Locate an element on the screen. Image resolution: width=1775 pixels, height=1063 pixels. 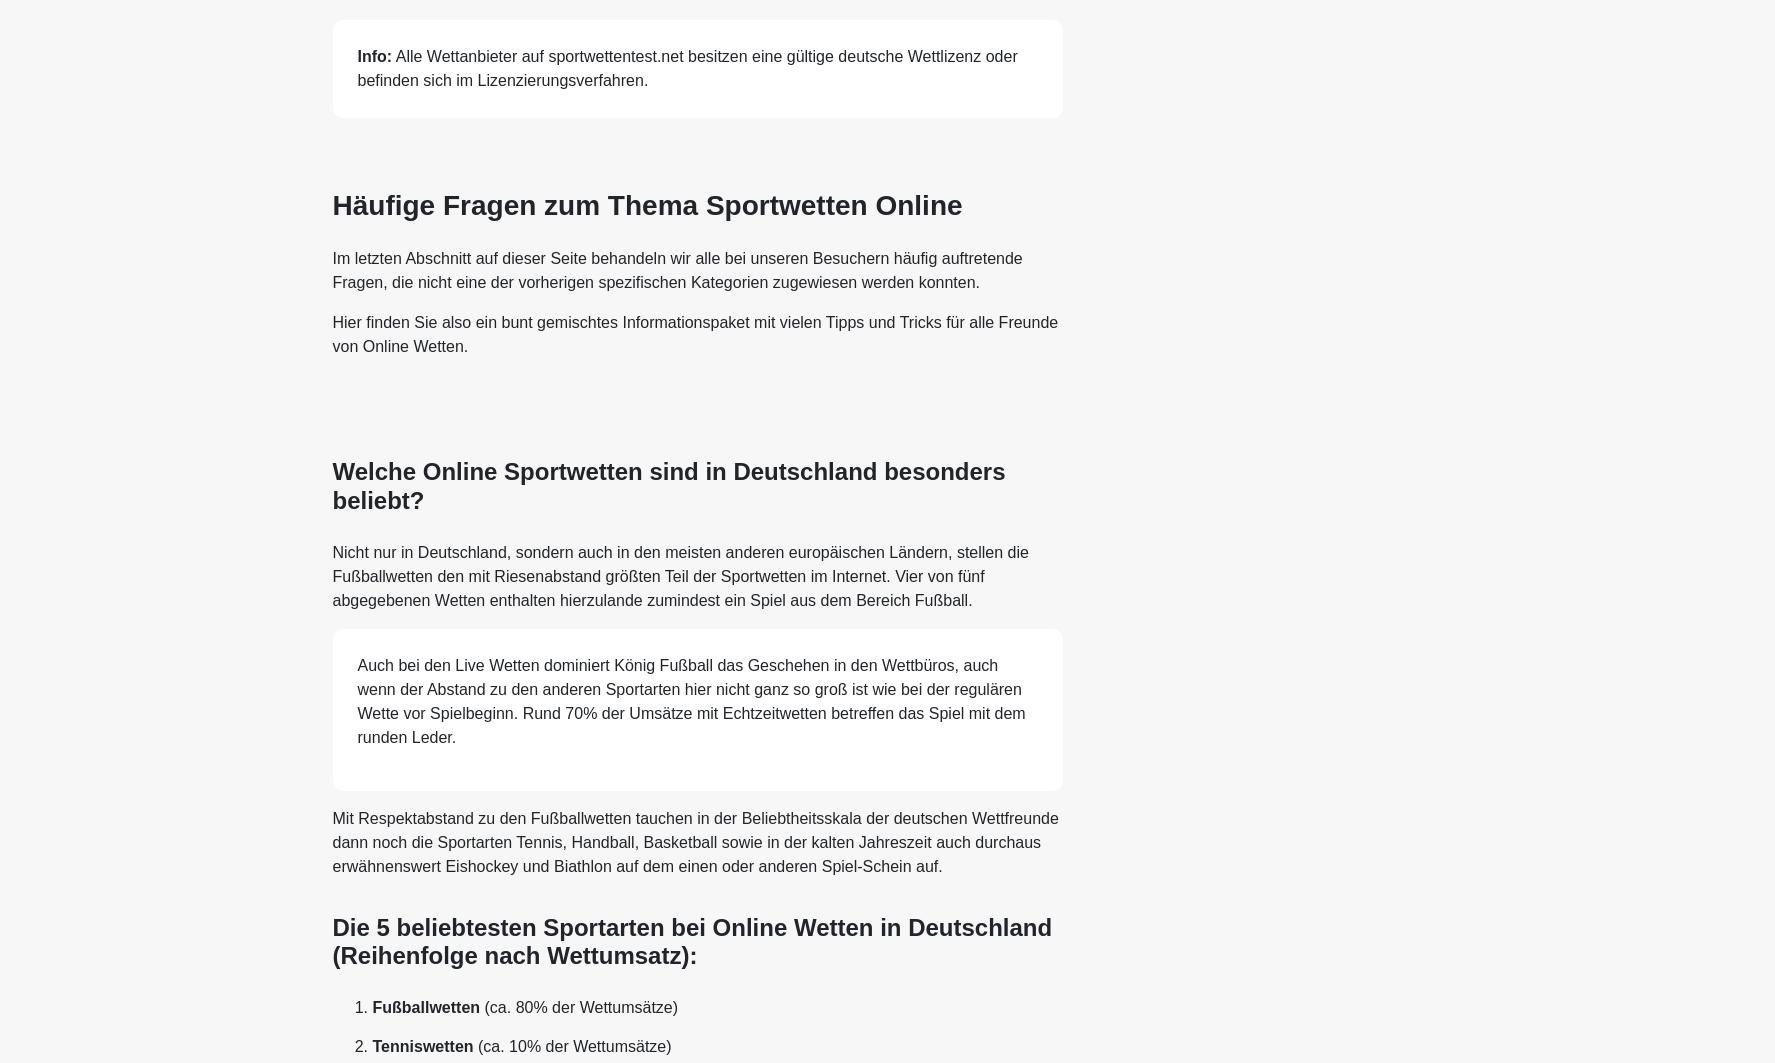
'Im letzten Abschnitt auf dieser Seite behandeln wir alle bei unseren Besuchern häufig auftretende Fragen, die nicht eine der vorherigen spezifischen Kategorien zugewiesen werden konnten.' is located at coordinates (330, 270).